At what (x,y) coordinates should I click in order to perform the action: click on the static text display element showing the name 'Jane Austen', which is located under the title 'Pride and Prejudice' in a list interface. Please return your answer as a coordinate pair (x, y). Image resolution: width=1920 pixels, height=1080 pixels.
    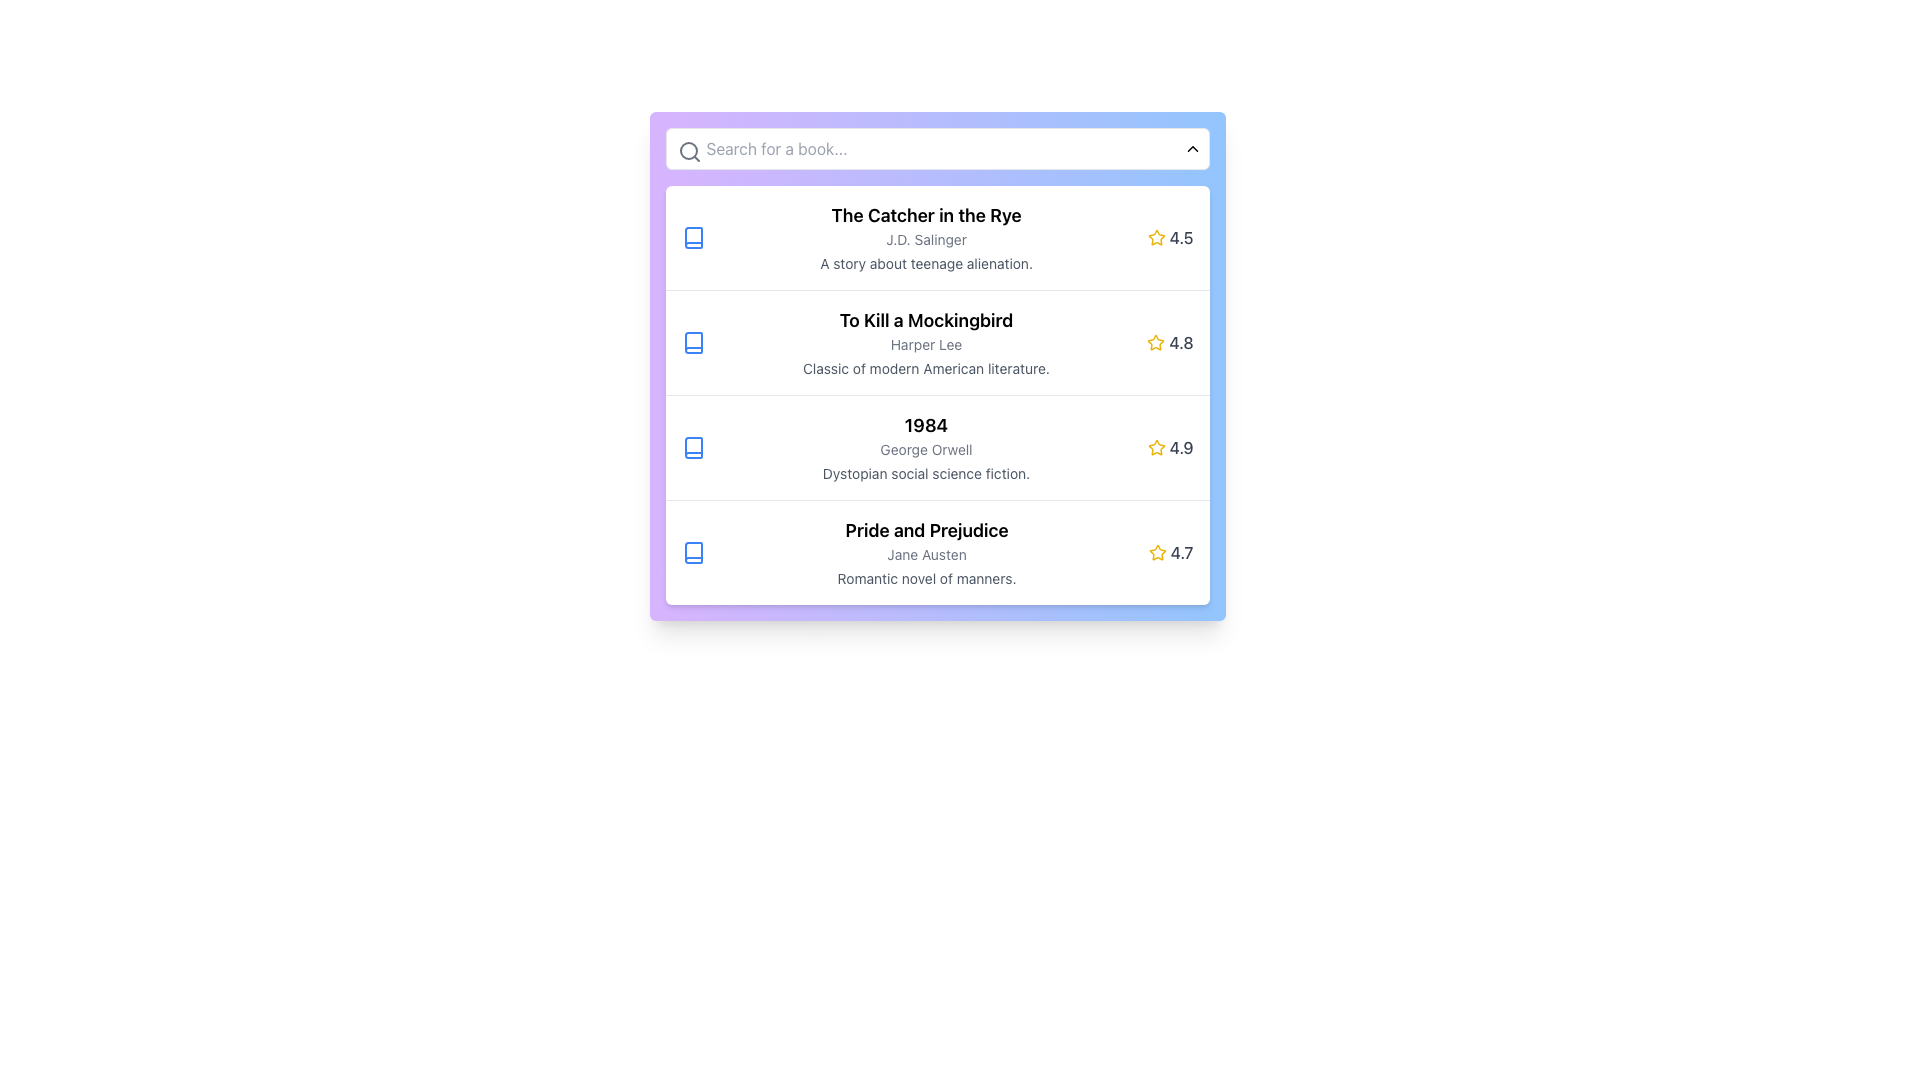
    Looking at the image, I should click on (925, 555).